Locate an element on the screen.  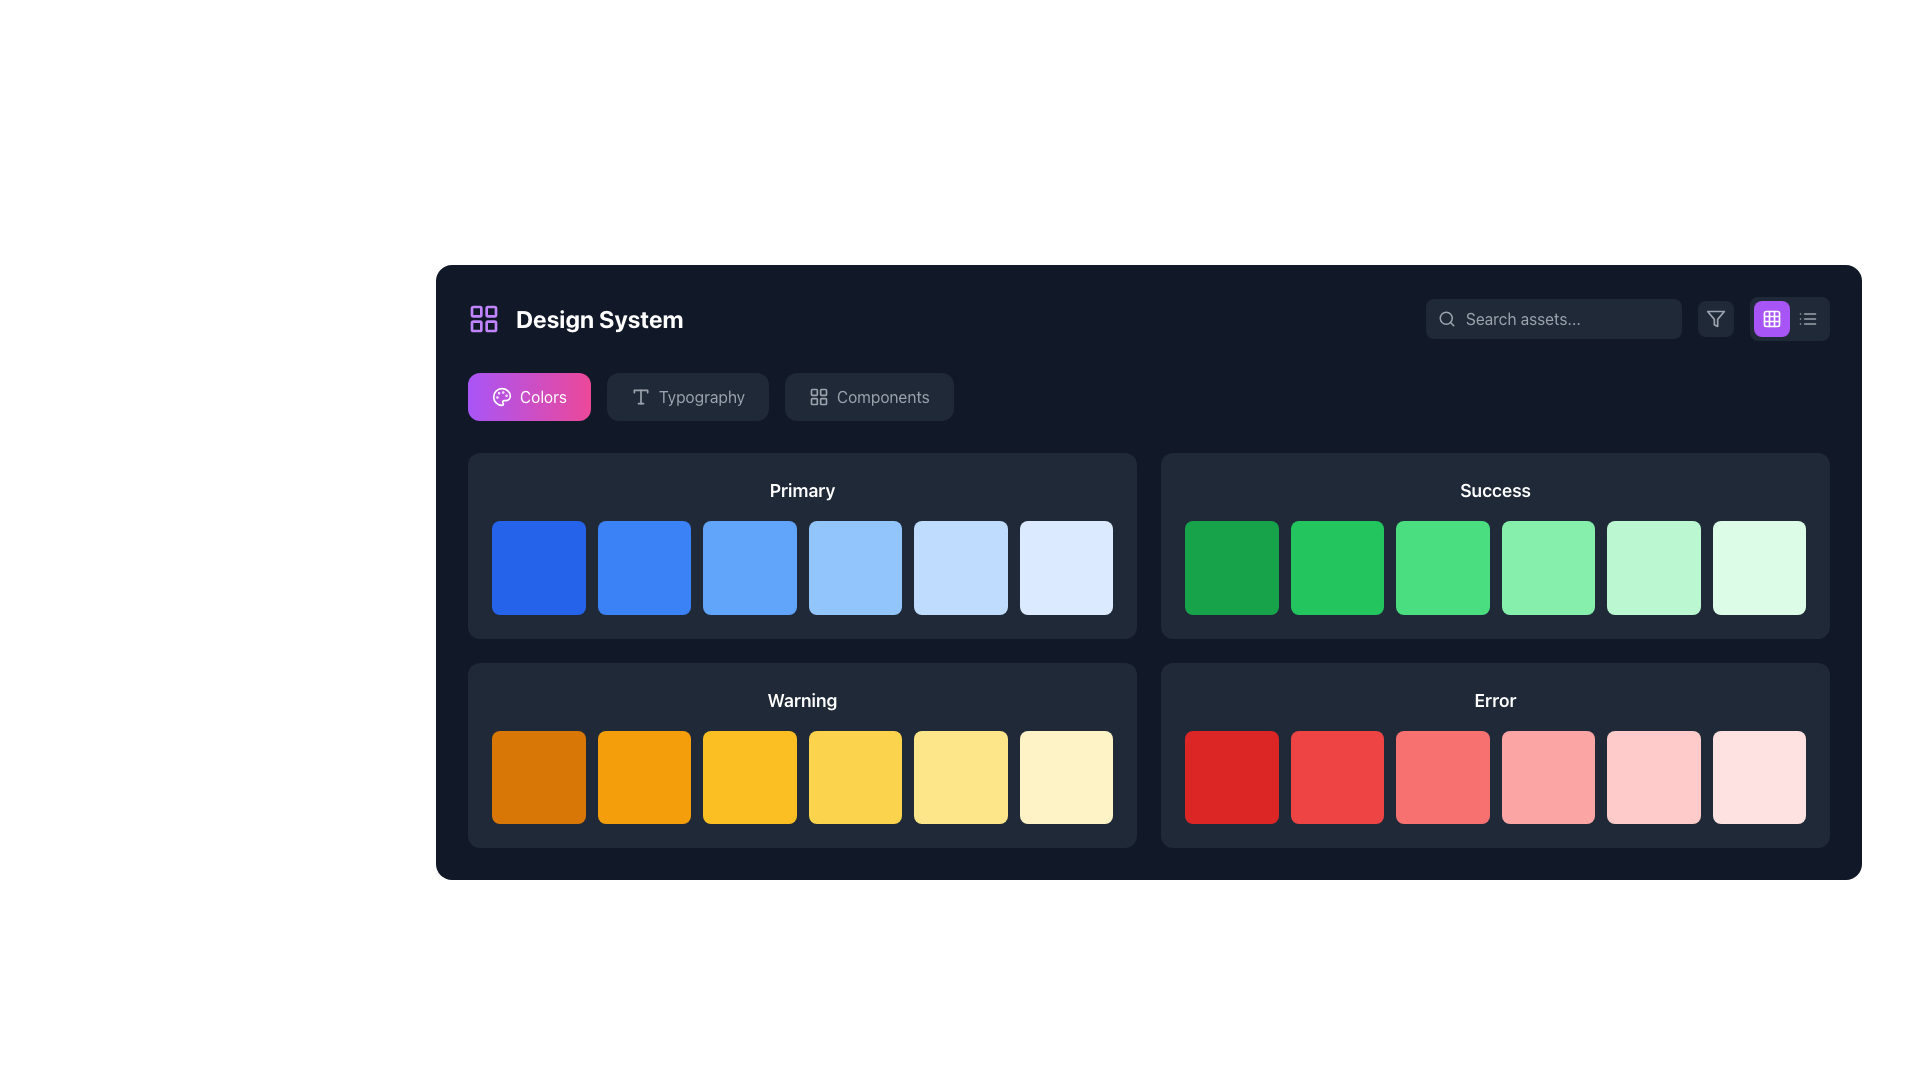
the color swatch rectangle in the 'Warning' section, which is the third element from the left in the second row of the grid is located at coordinates (751, 778).